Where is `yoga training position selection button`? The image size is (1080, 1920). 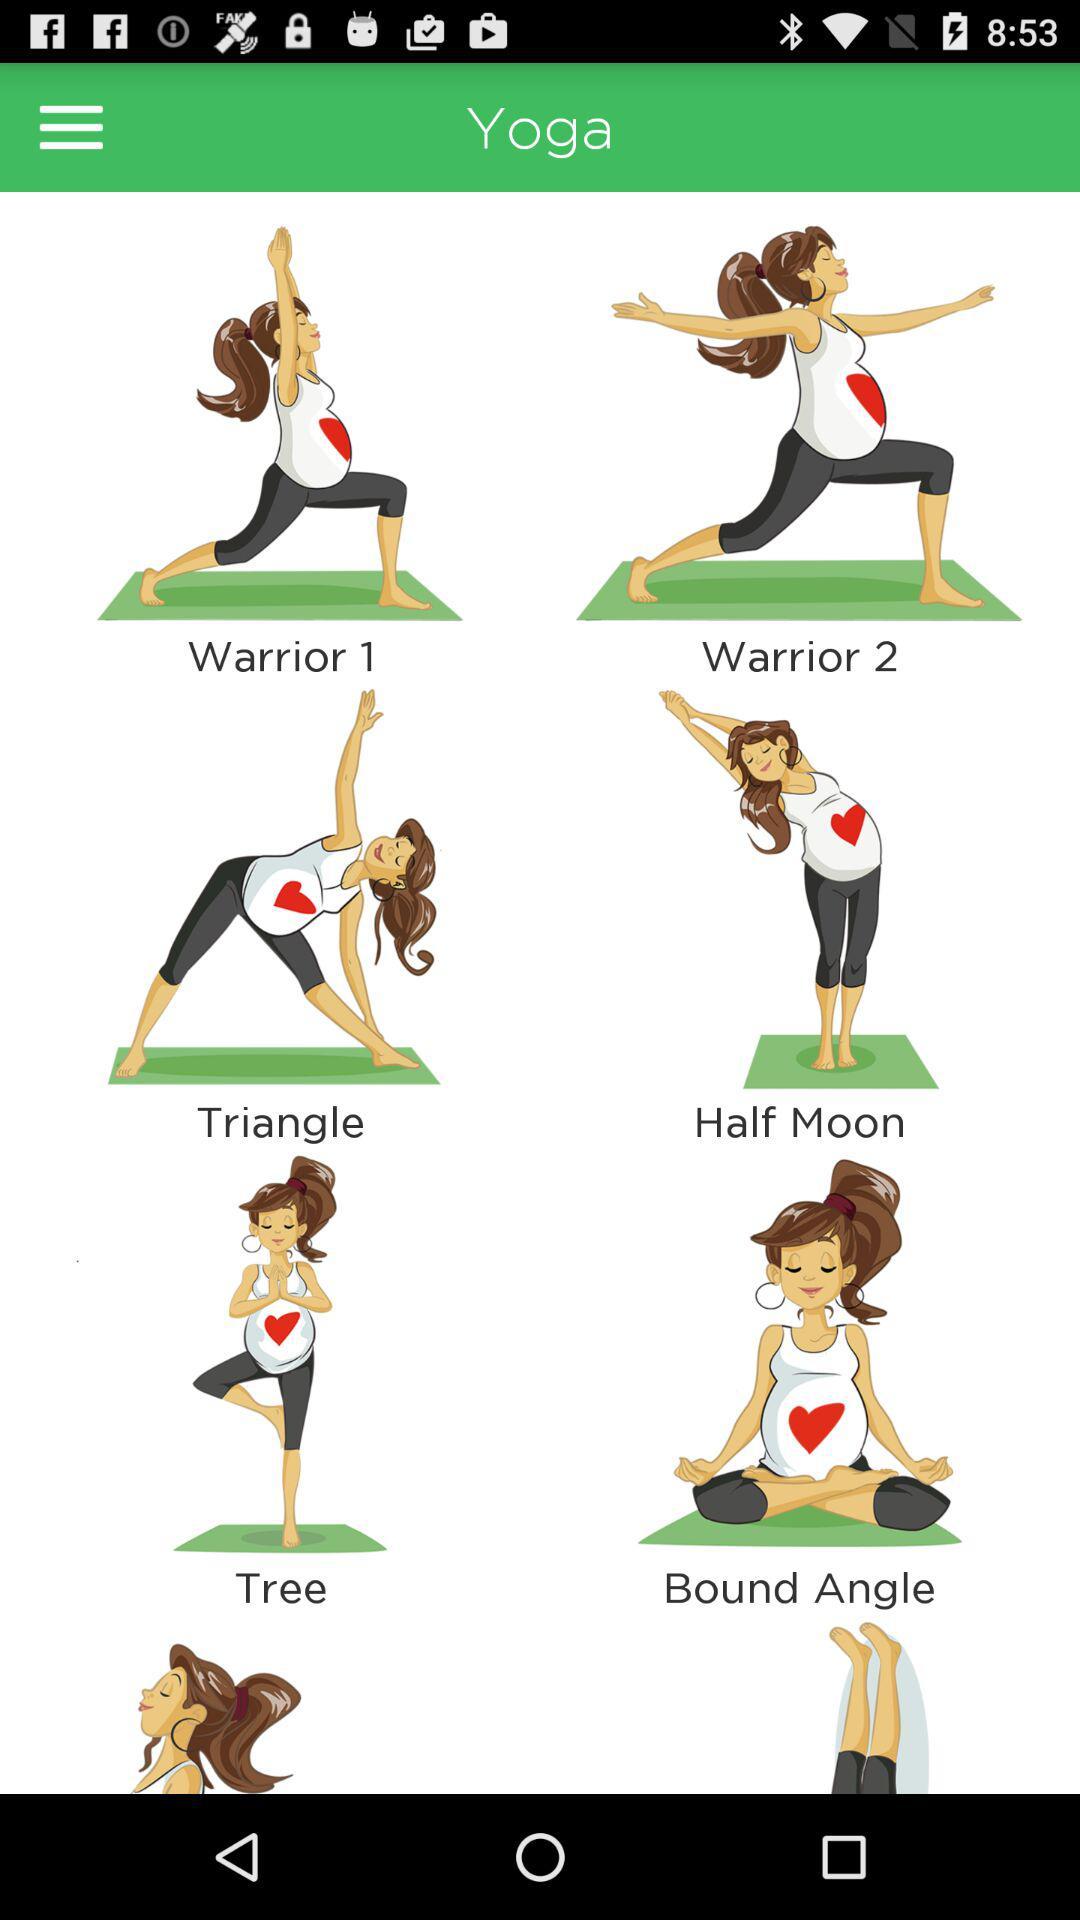 yoga training position selection button is located at coordinates (280, 887).